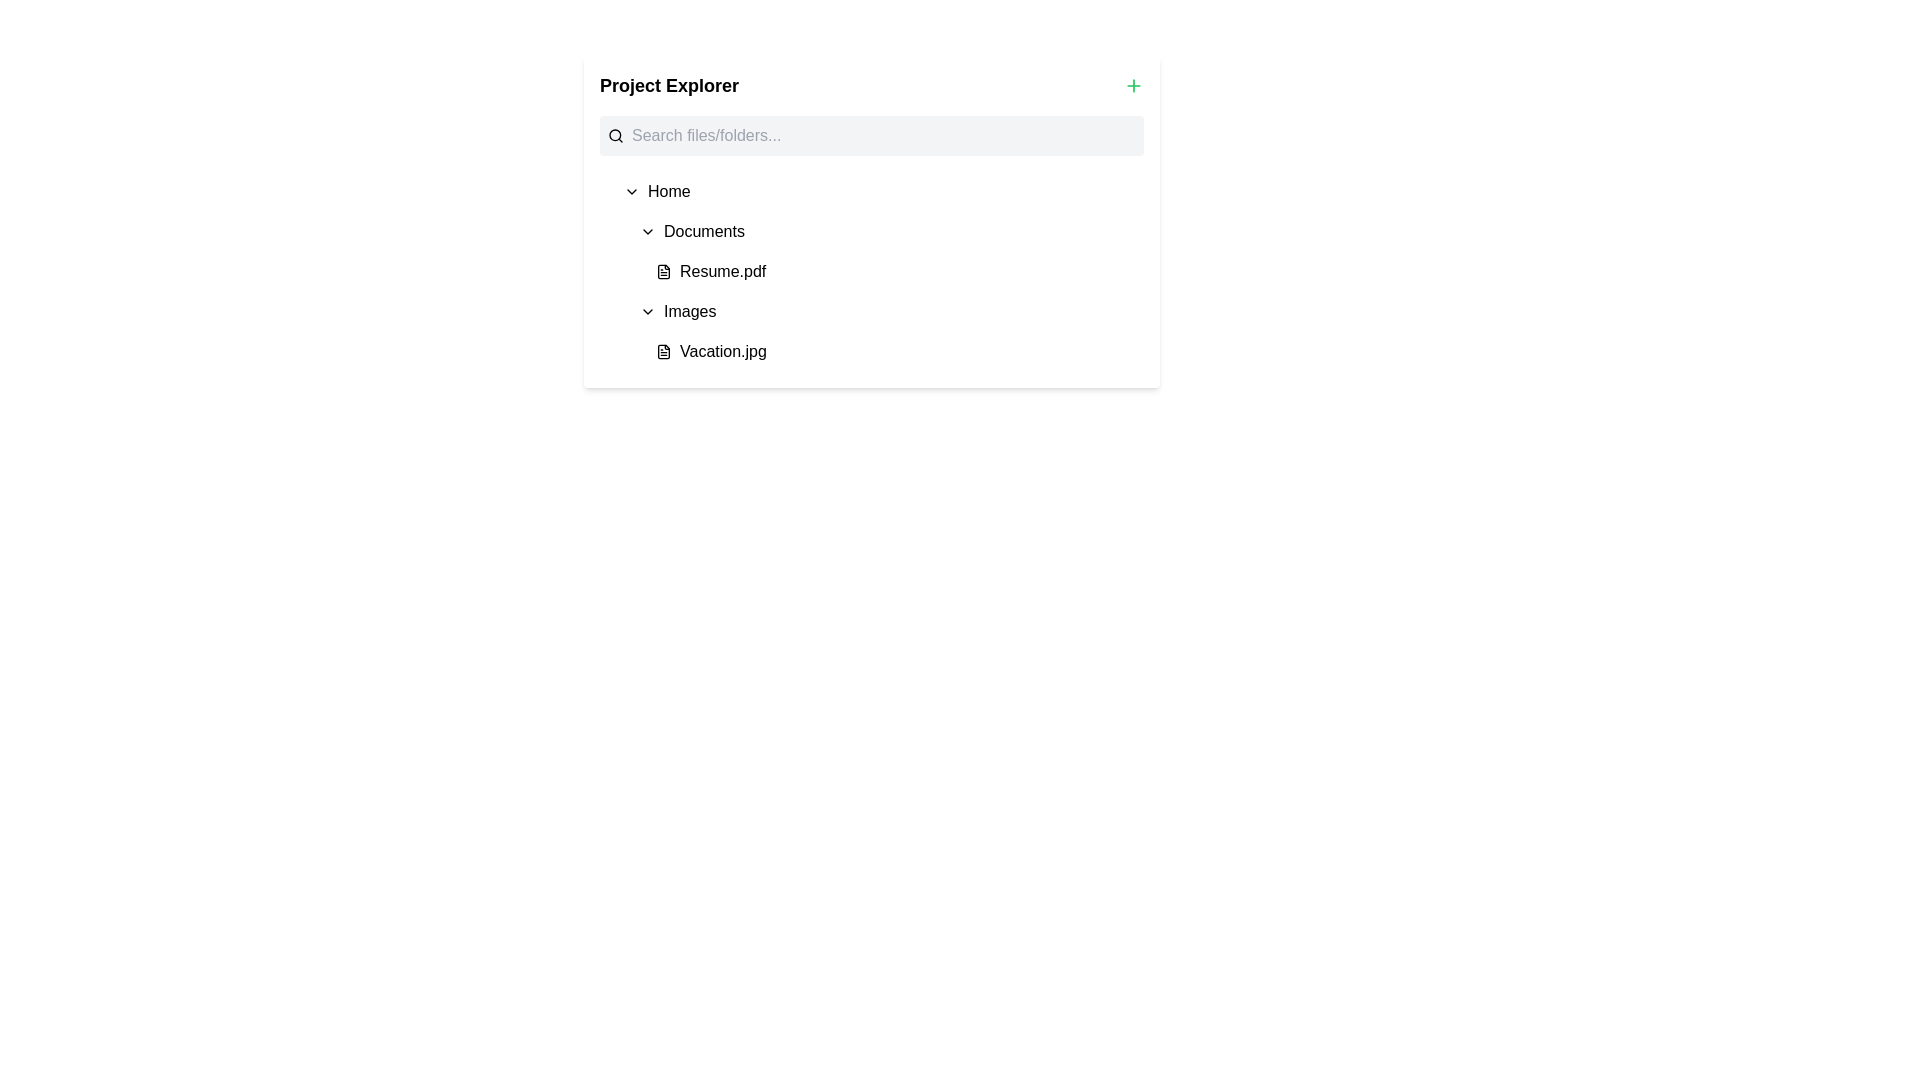 The width and height of the screenshot is (1920, 1080). I want to click on the downward-pointing chevron-shaped icon located to the left of the 'Images' text, so click(648, 312).